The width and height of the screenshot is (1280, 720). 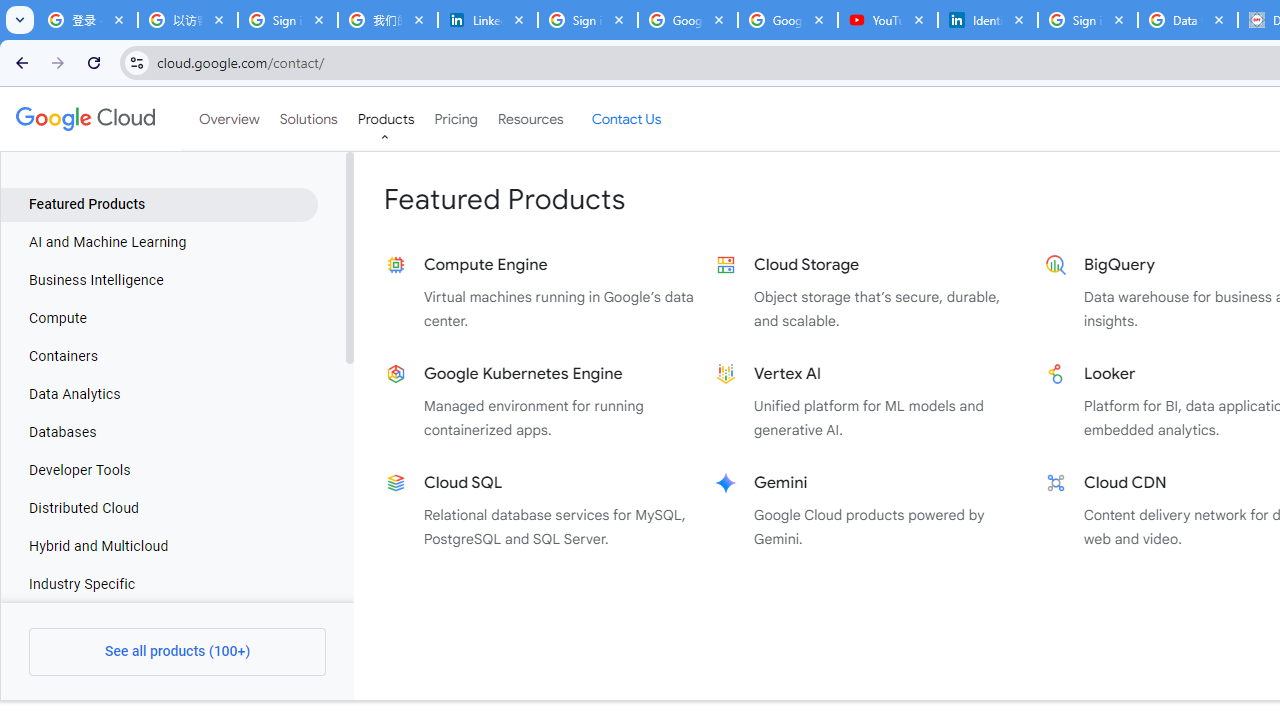 I want to click on 'Hybrid and Multicloud', so click(x=158, y=546).